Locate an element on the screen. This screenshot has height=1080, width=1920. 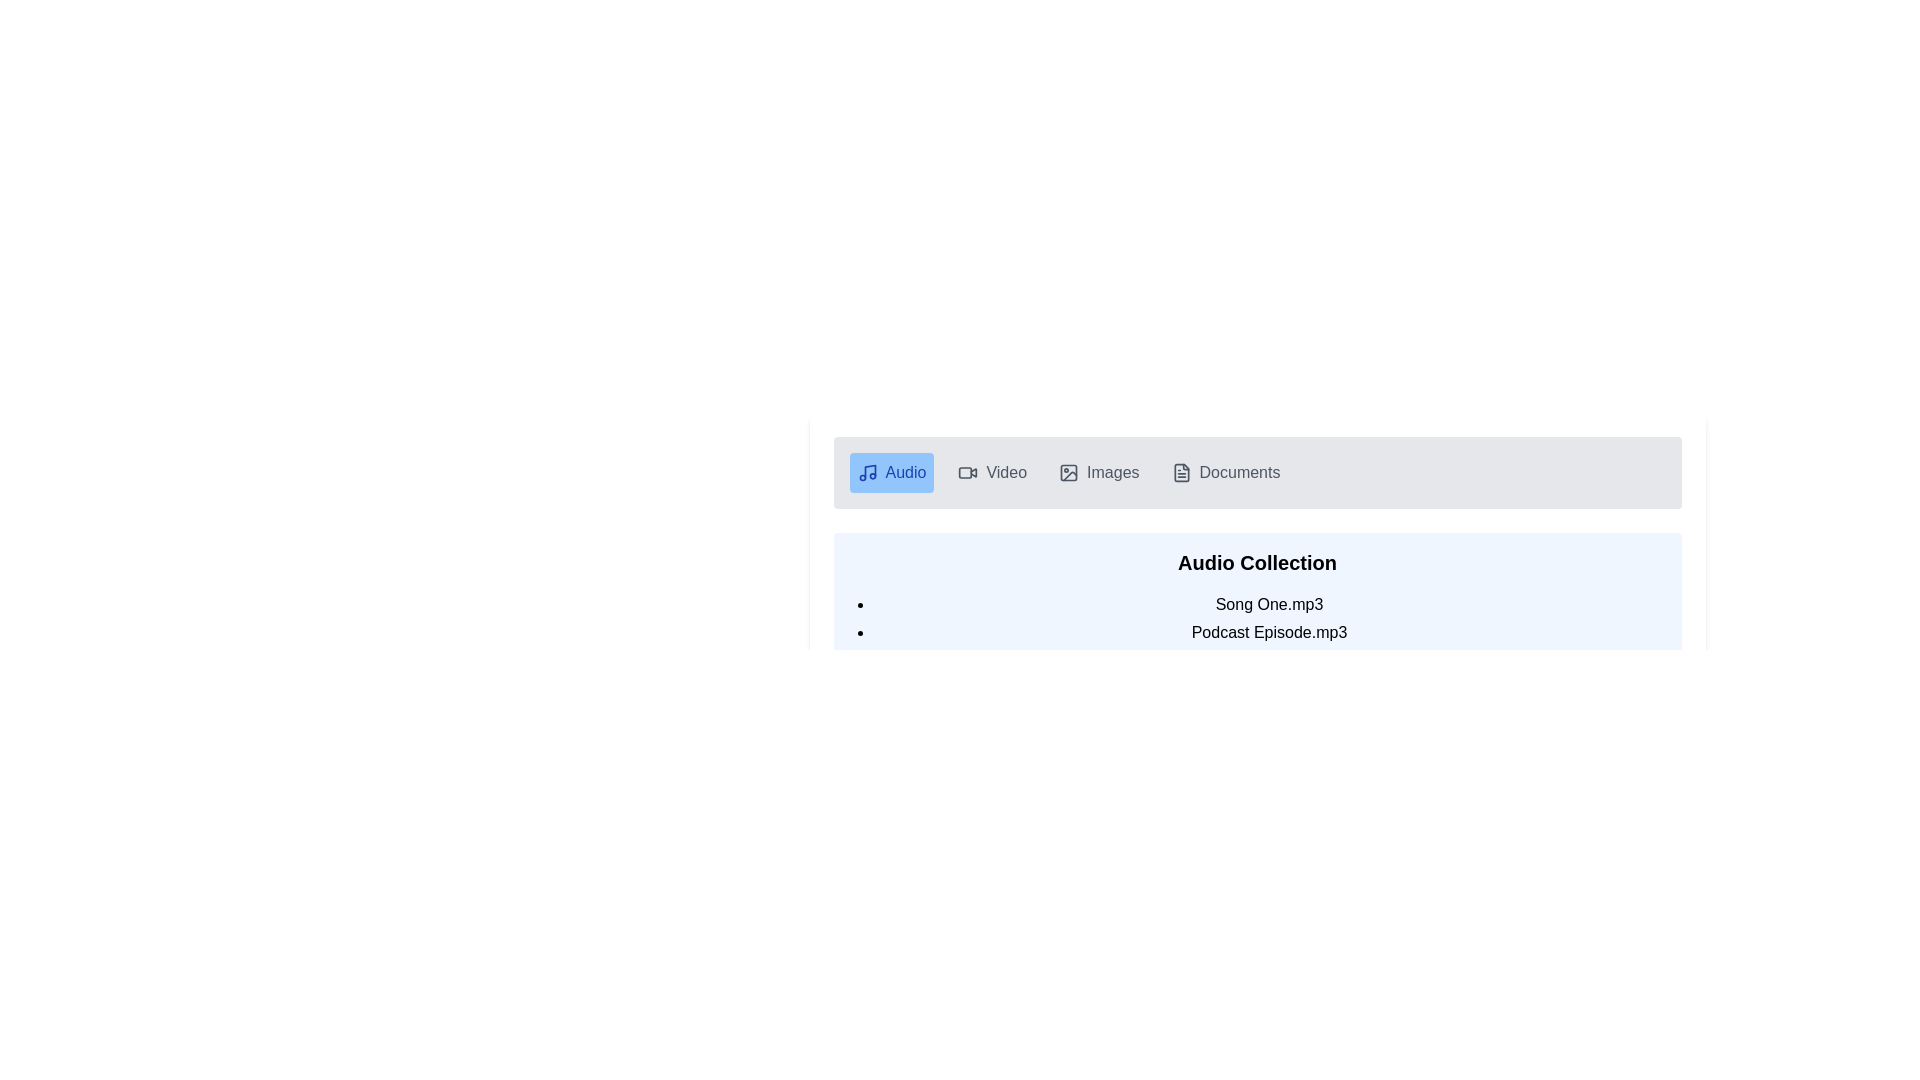
the rectangular video camera icon located in the Video tab of the tab bar is located at coordinates (965, 473).